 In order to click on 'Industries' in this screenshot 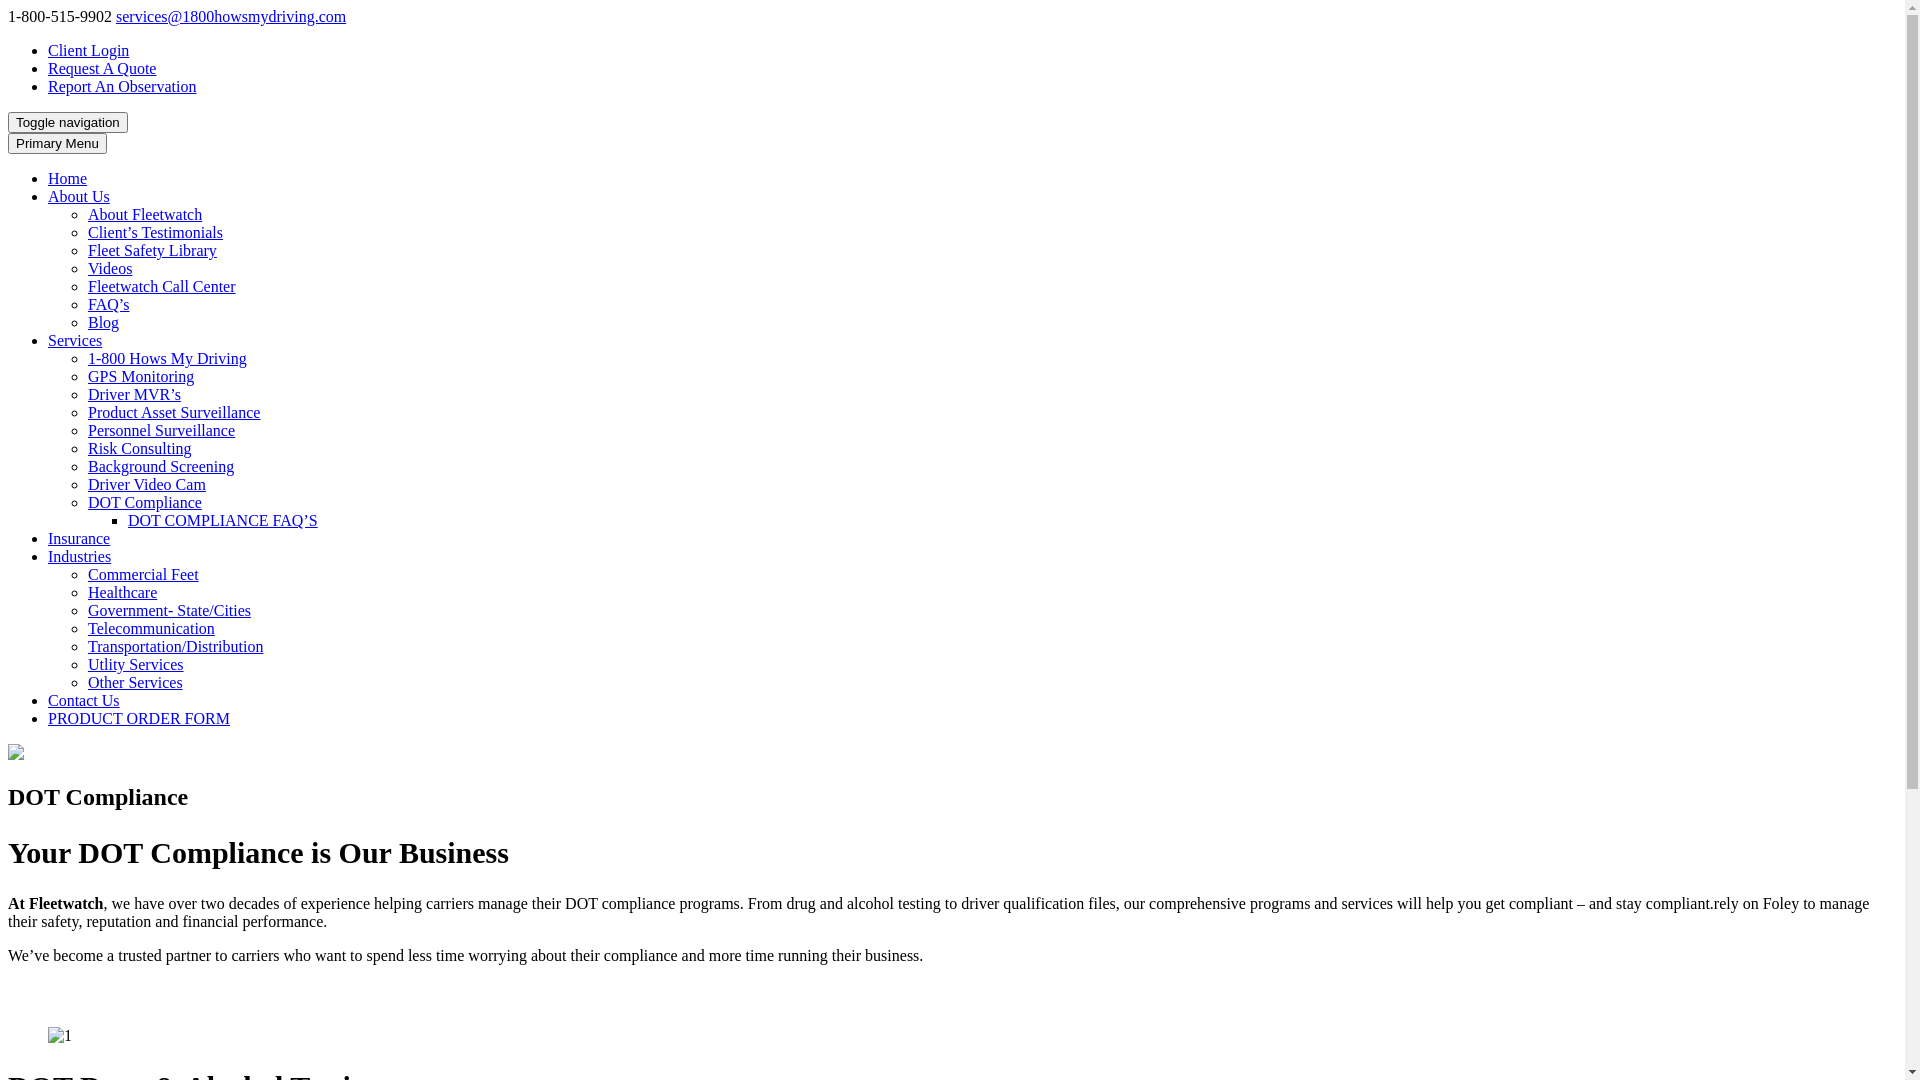, I will do `click(79, 556)`.